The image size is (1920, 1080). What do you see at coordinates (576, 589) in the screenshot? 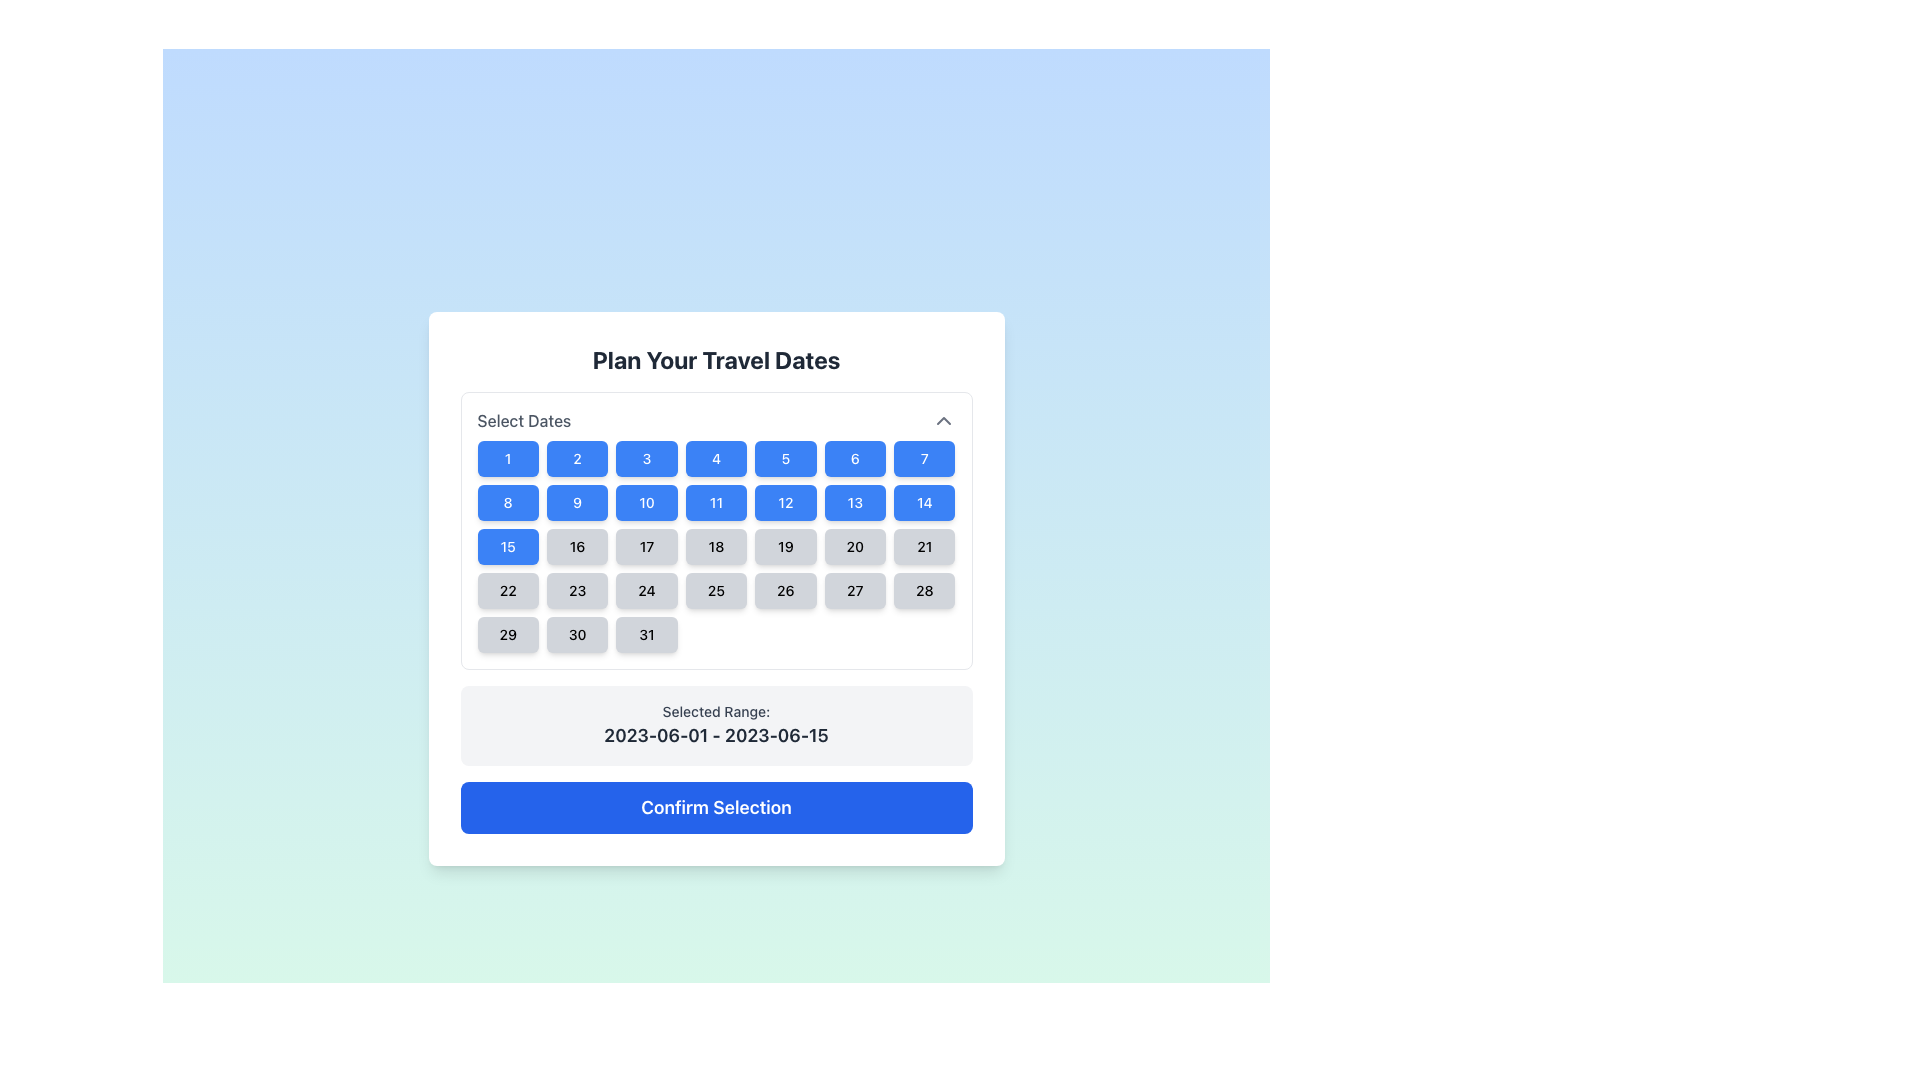
I see `the rectangular button with rounded borders styled in gray, containing the text '23' centered in black, indicating a selectable date` at bounding box center [576, 589].